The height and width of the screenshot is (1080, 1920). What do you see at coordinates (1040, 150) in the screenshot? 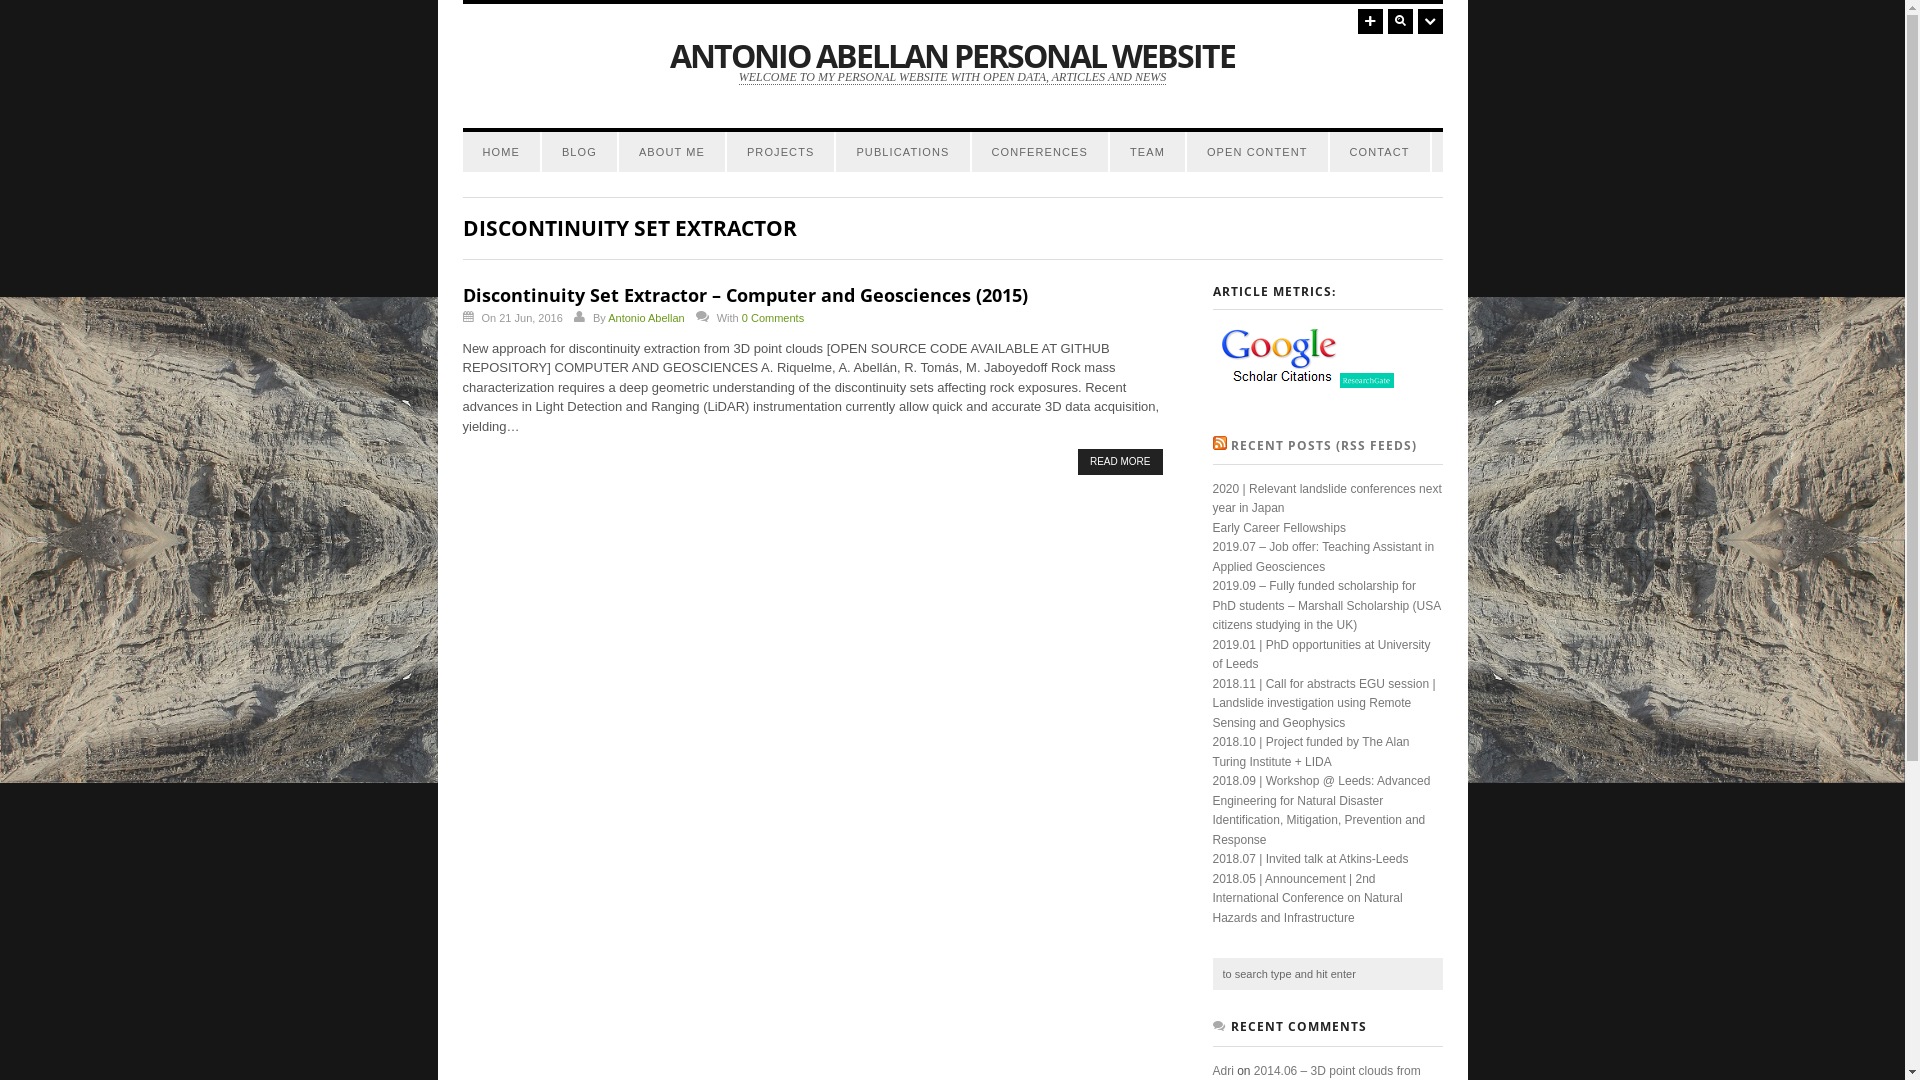
I see `'CONFERENCES'` at bounding box center [1040, 150].